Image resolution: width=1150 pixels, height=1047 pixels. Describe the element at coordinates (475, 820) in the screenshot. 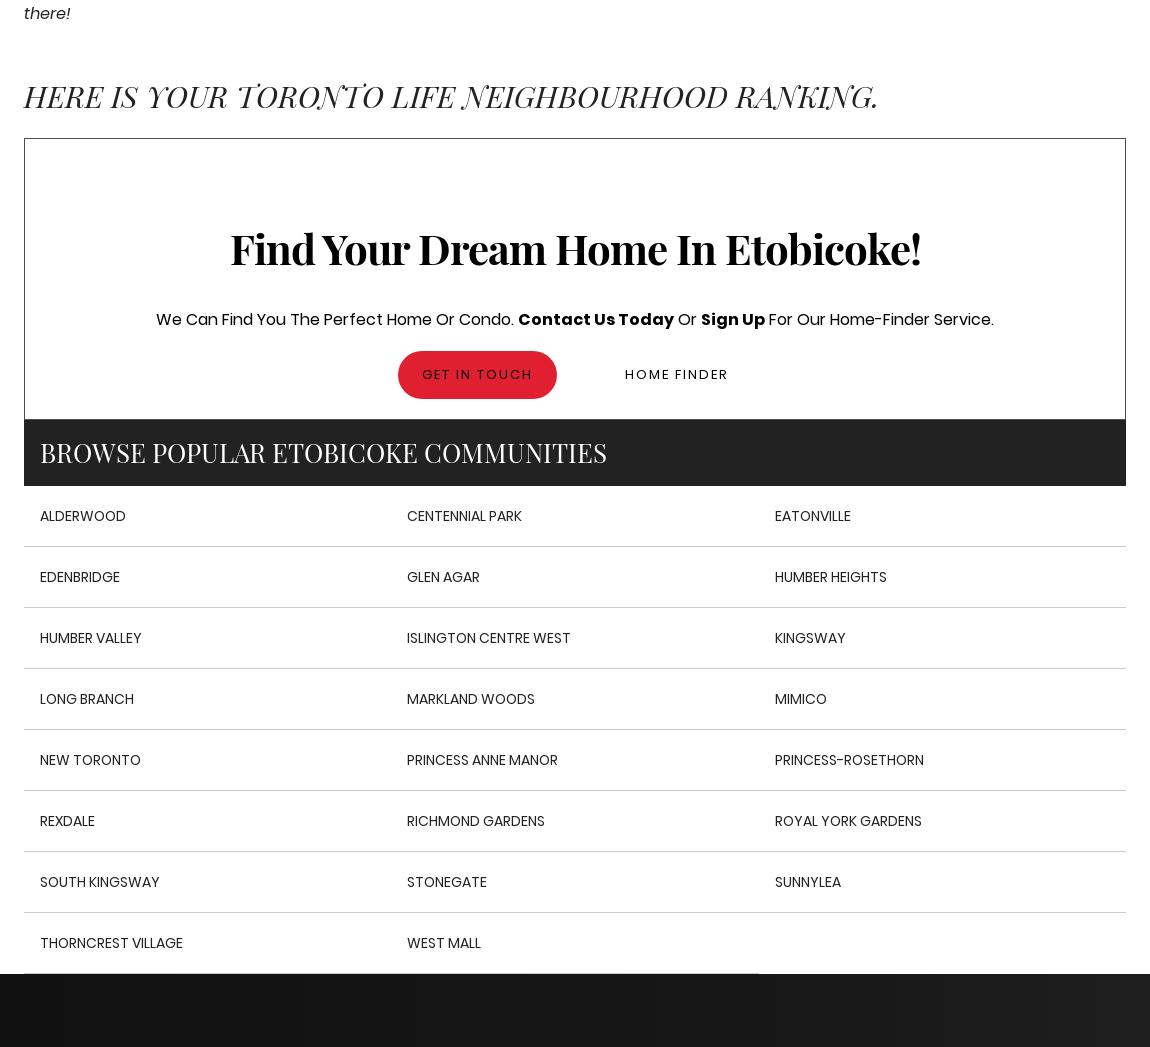

I see `'Richmond Gardens'` at that location.